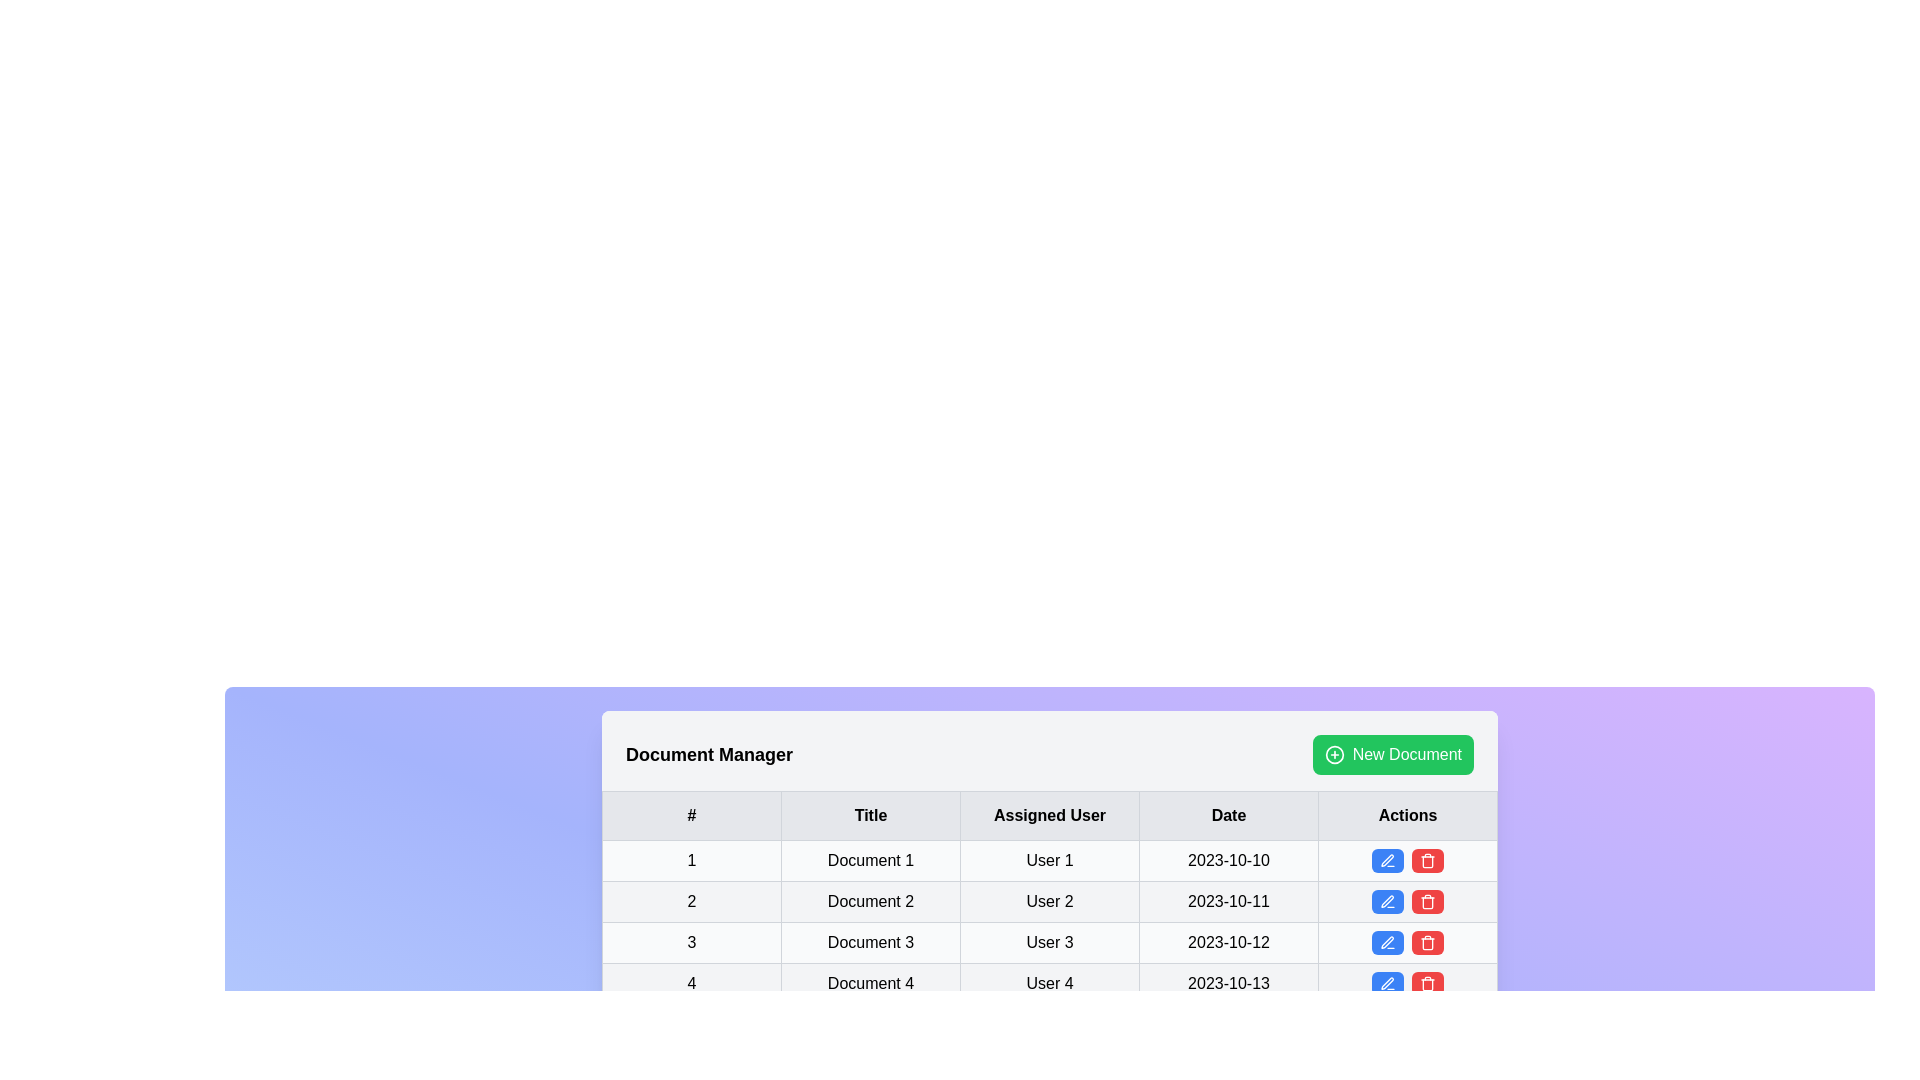 The width and height of the screenshot is (1920, 1080). I want to click on the interactive button group in the 'Actions' column of the fourth row, so click(1406, 902).